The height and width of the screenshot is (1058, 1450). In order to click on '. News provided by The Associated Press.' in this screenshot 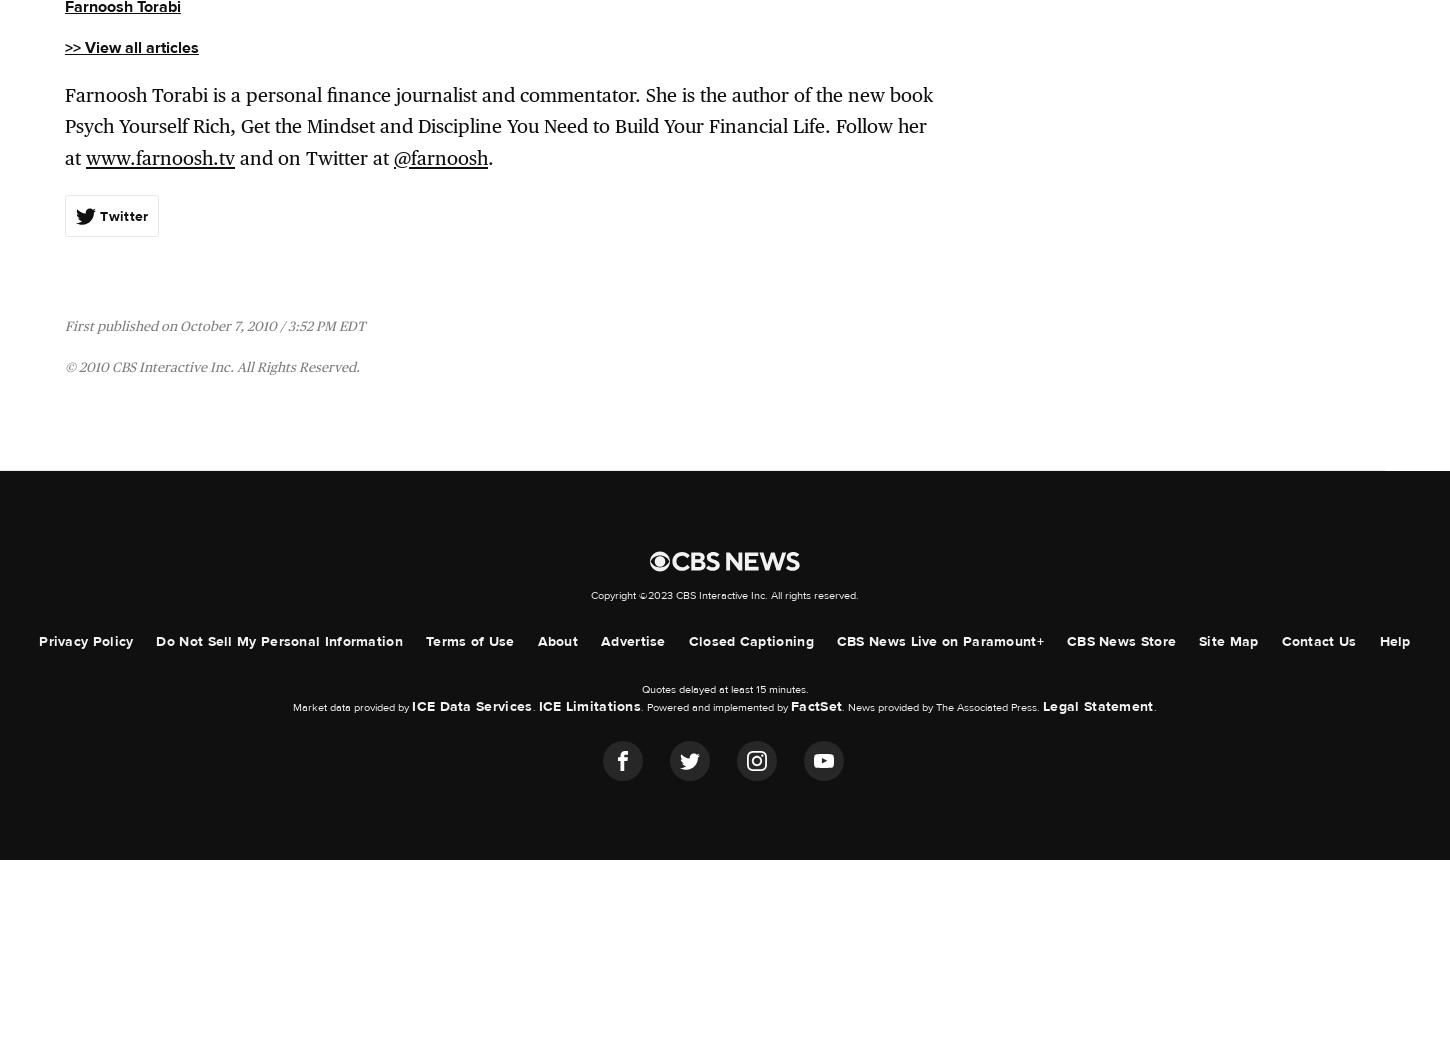, I will do `click(941, 706)`.